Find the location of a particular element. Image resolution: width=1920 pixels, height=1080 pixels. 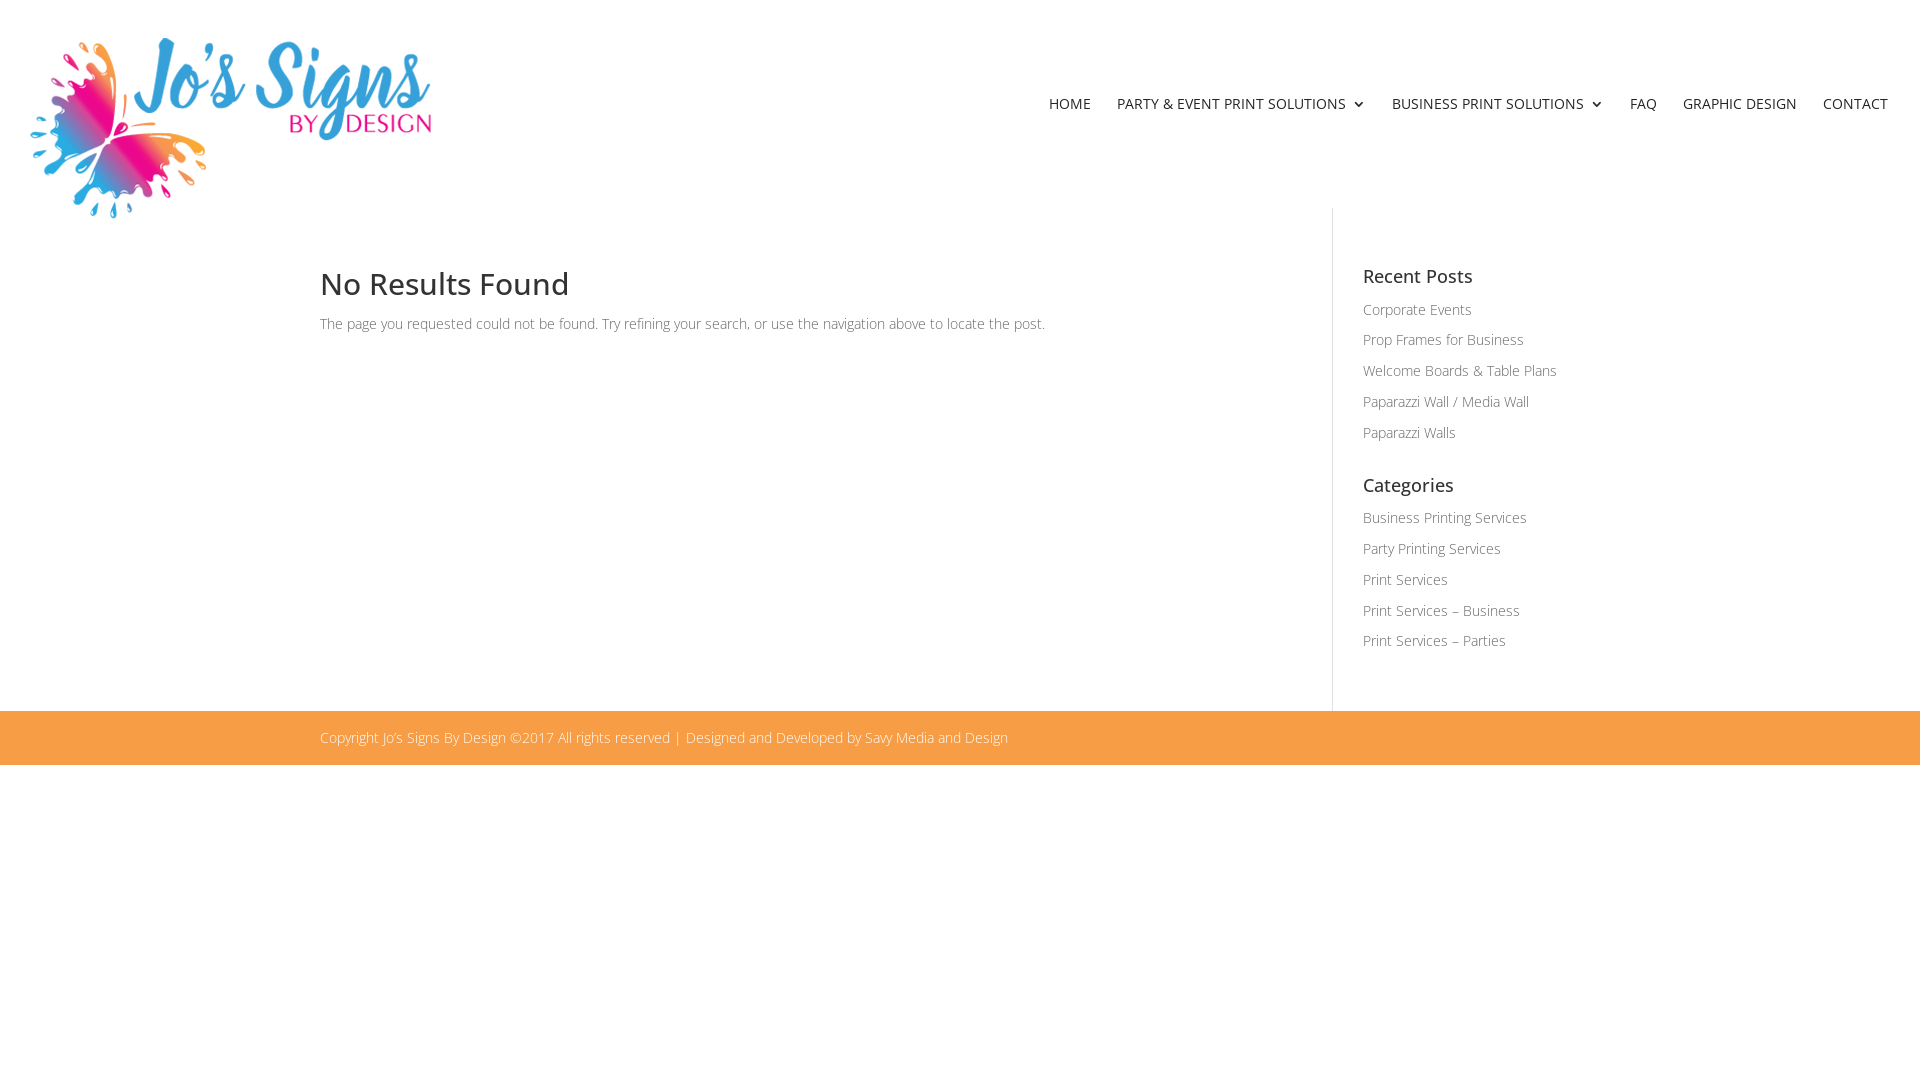

'GRAPHIC DESIGN' is located at coordinates (1738, 151).